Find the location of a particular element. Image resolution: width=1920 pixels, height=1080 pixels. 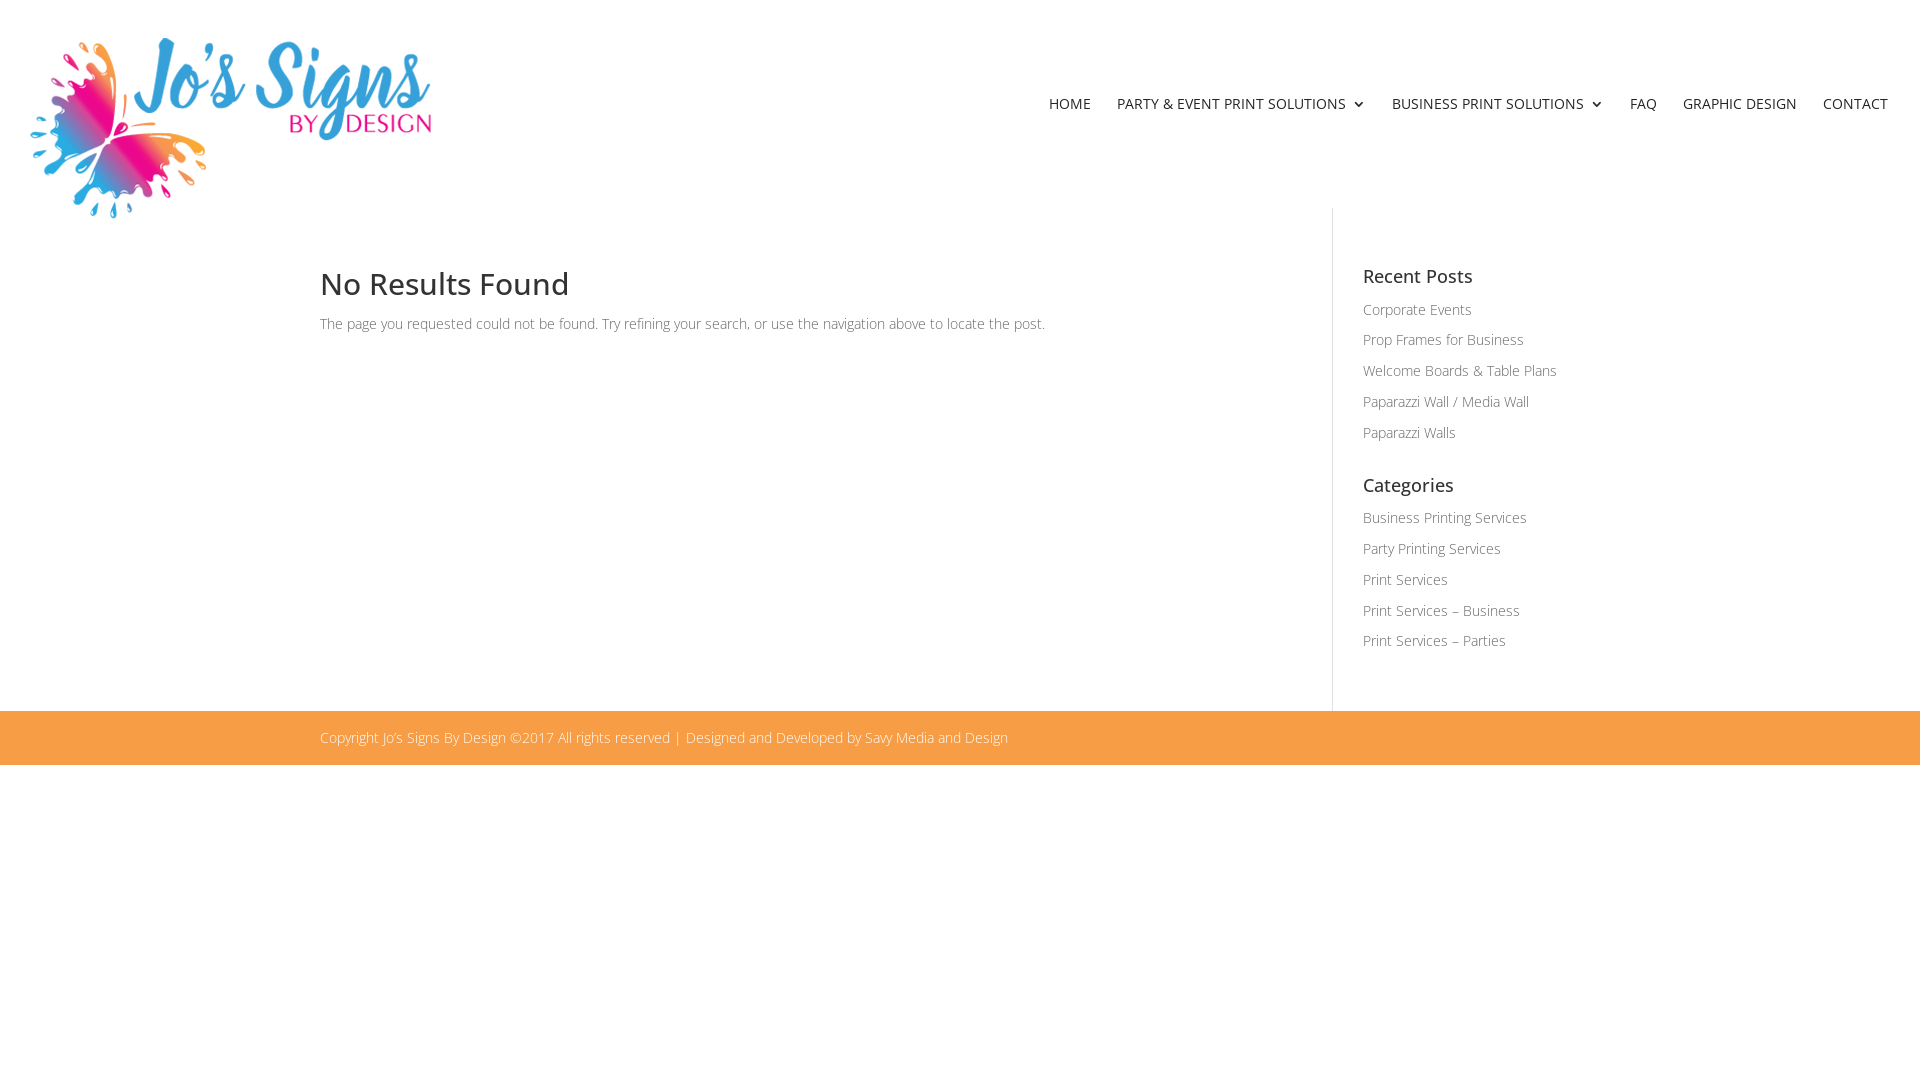

'GRAPHIC DESIGN' is located at coordinates (1738, 151).